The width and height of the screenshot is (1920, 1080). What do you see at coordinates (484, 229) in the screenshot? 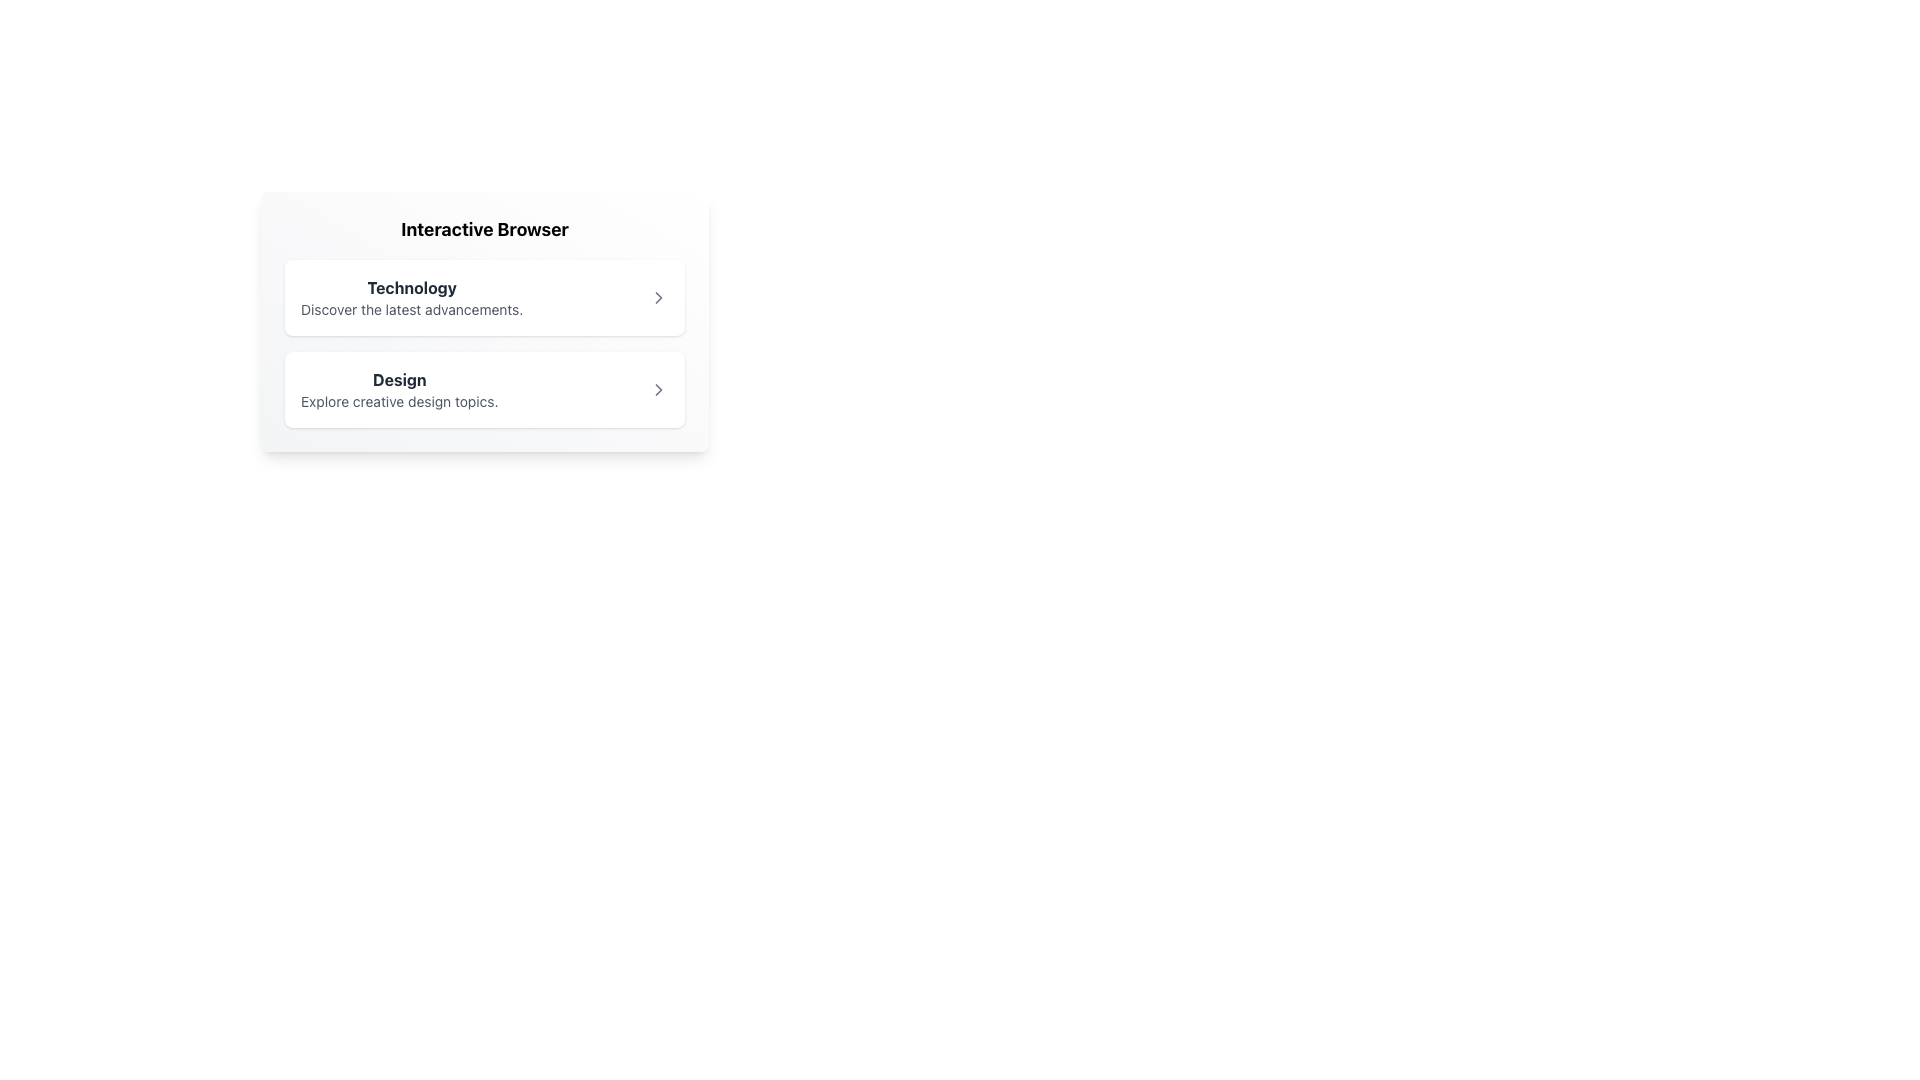
I see `text string 'Interactive Browser' which is presented in a bold and large font at the top of a card-like component` at bounding box center [484, 229].